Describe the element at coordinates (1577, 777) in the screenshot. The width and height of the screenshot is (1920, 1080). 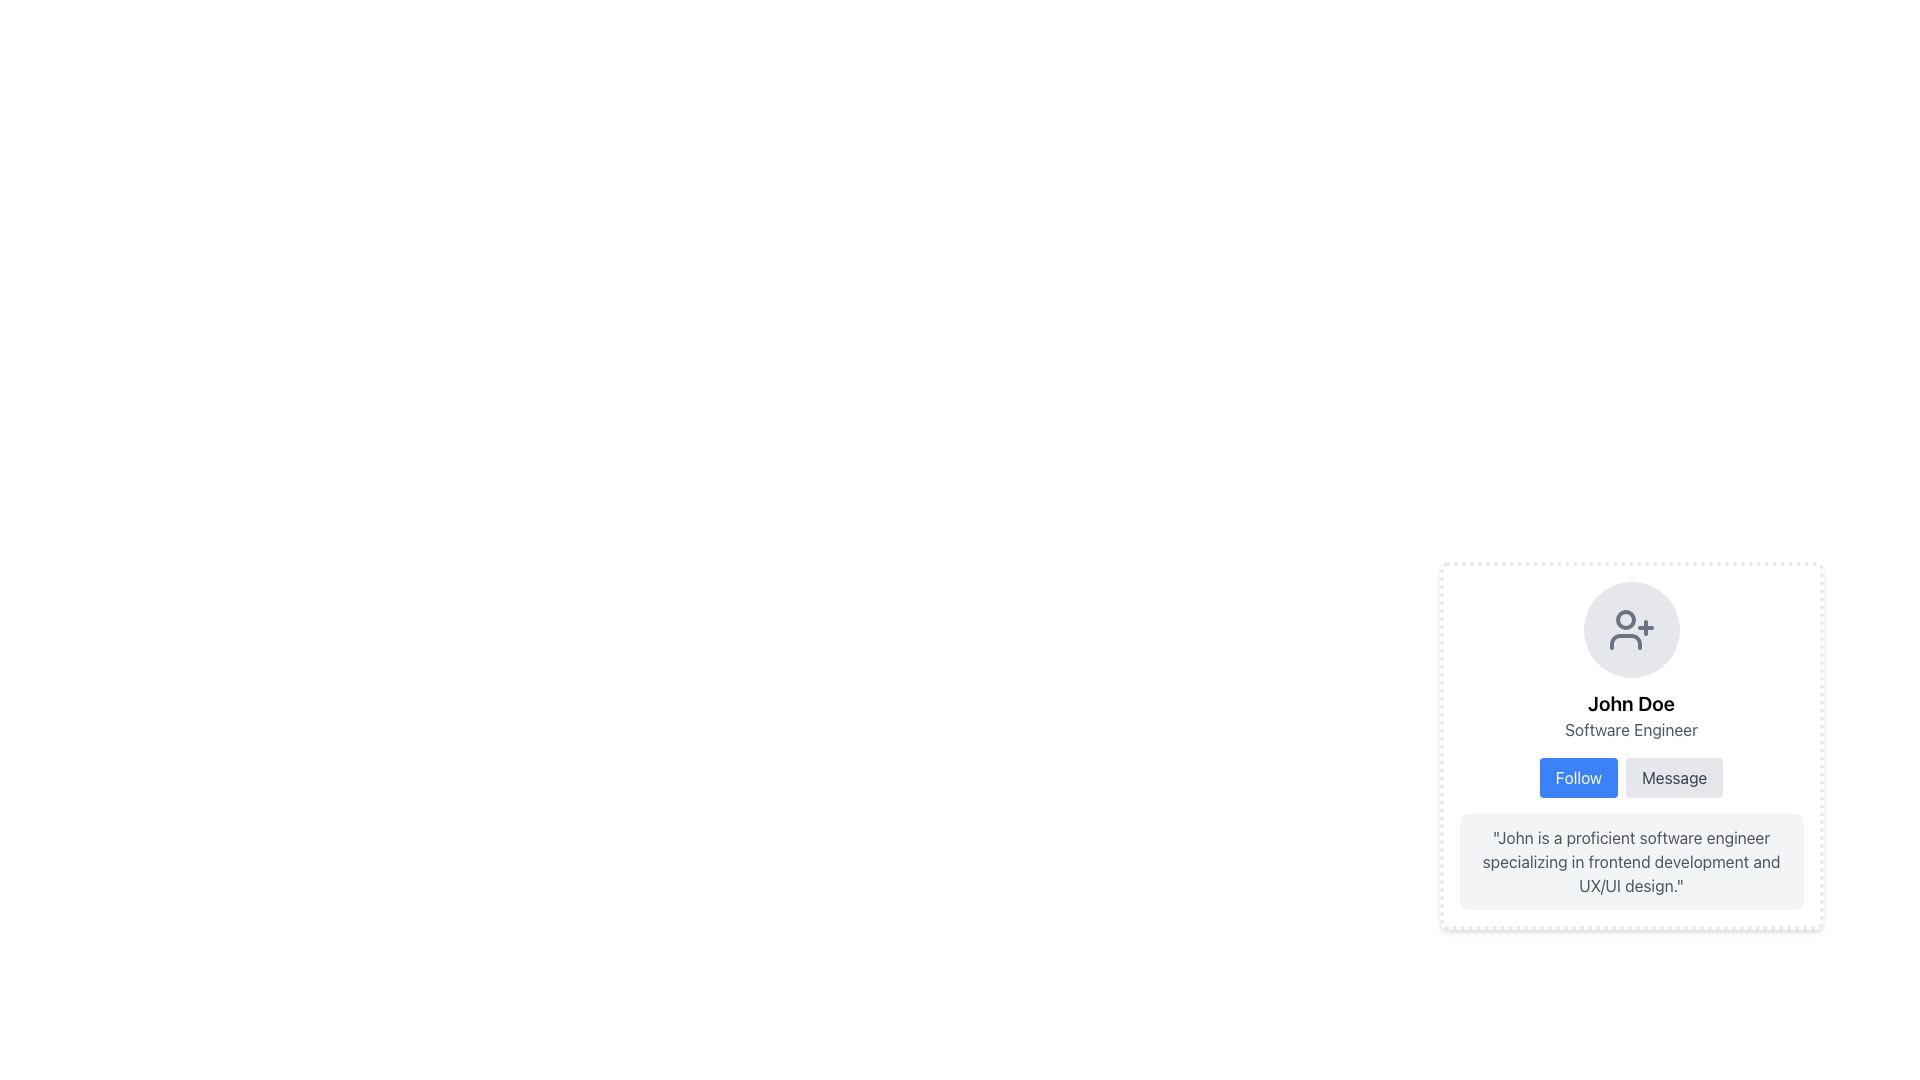
I see `the 'Follow' button located below the profile information header for 'John Doe - Software Engineer', which is the leftmost button in the card interface` at that location.